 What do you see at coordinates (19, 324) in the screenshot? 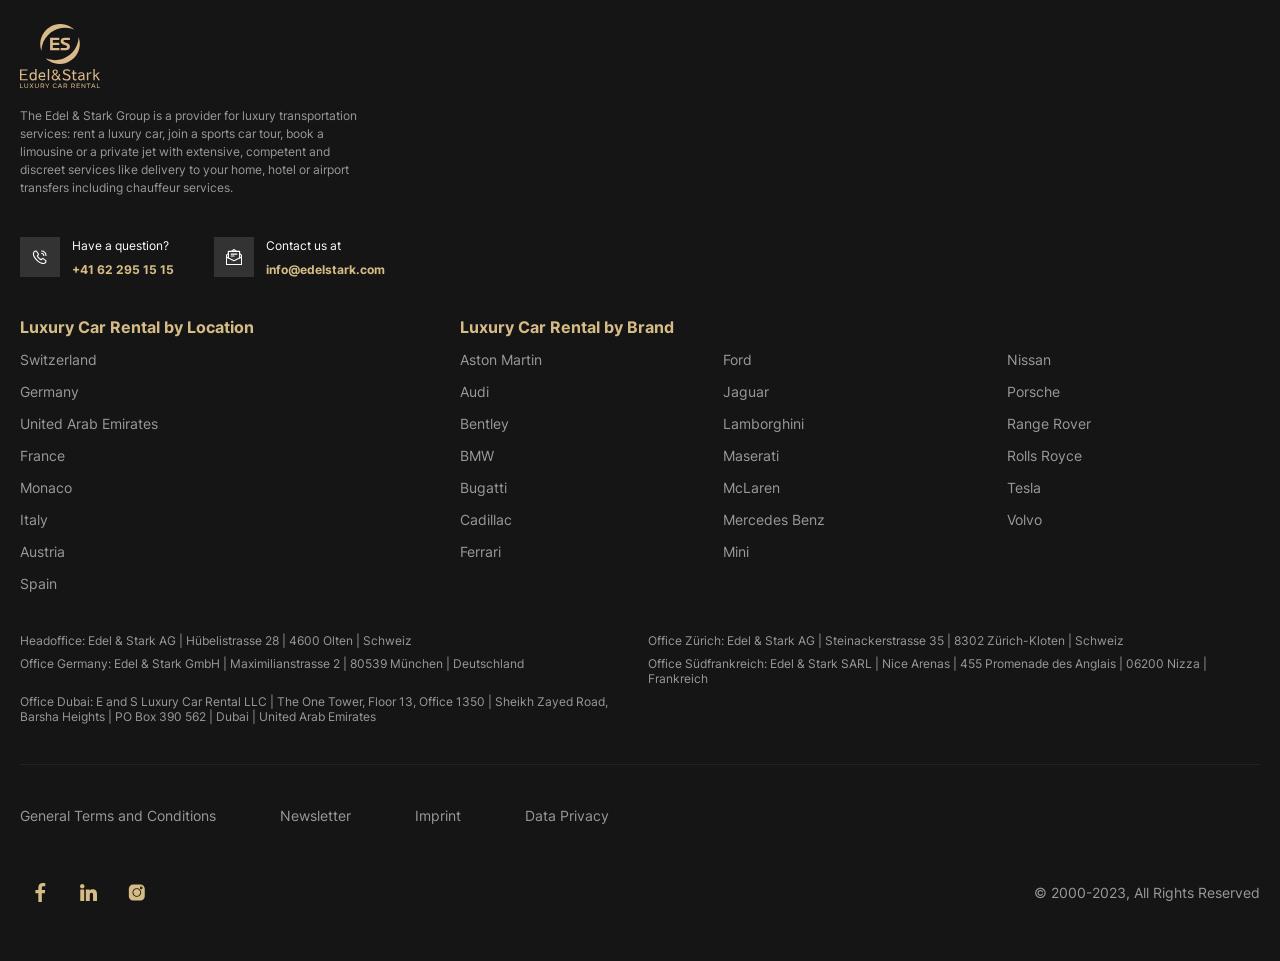
I see `'Luxury Car Rental by Location'` at bounding box center [19, 324].